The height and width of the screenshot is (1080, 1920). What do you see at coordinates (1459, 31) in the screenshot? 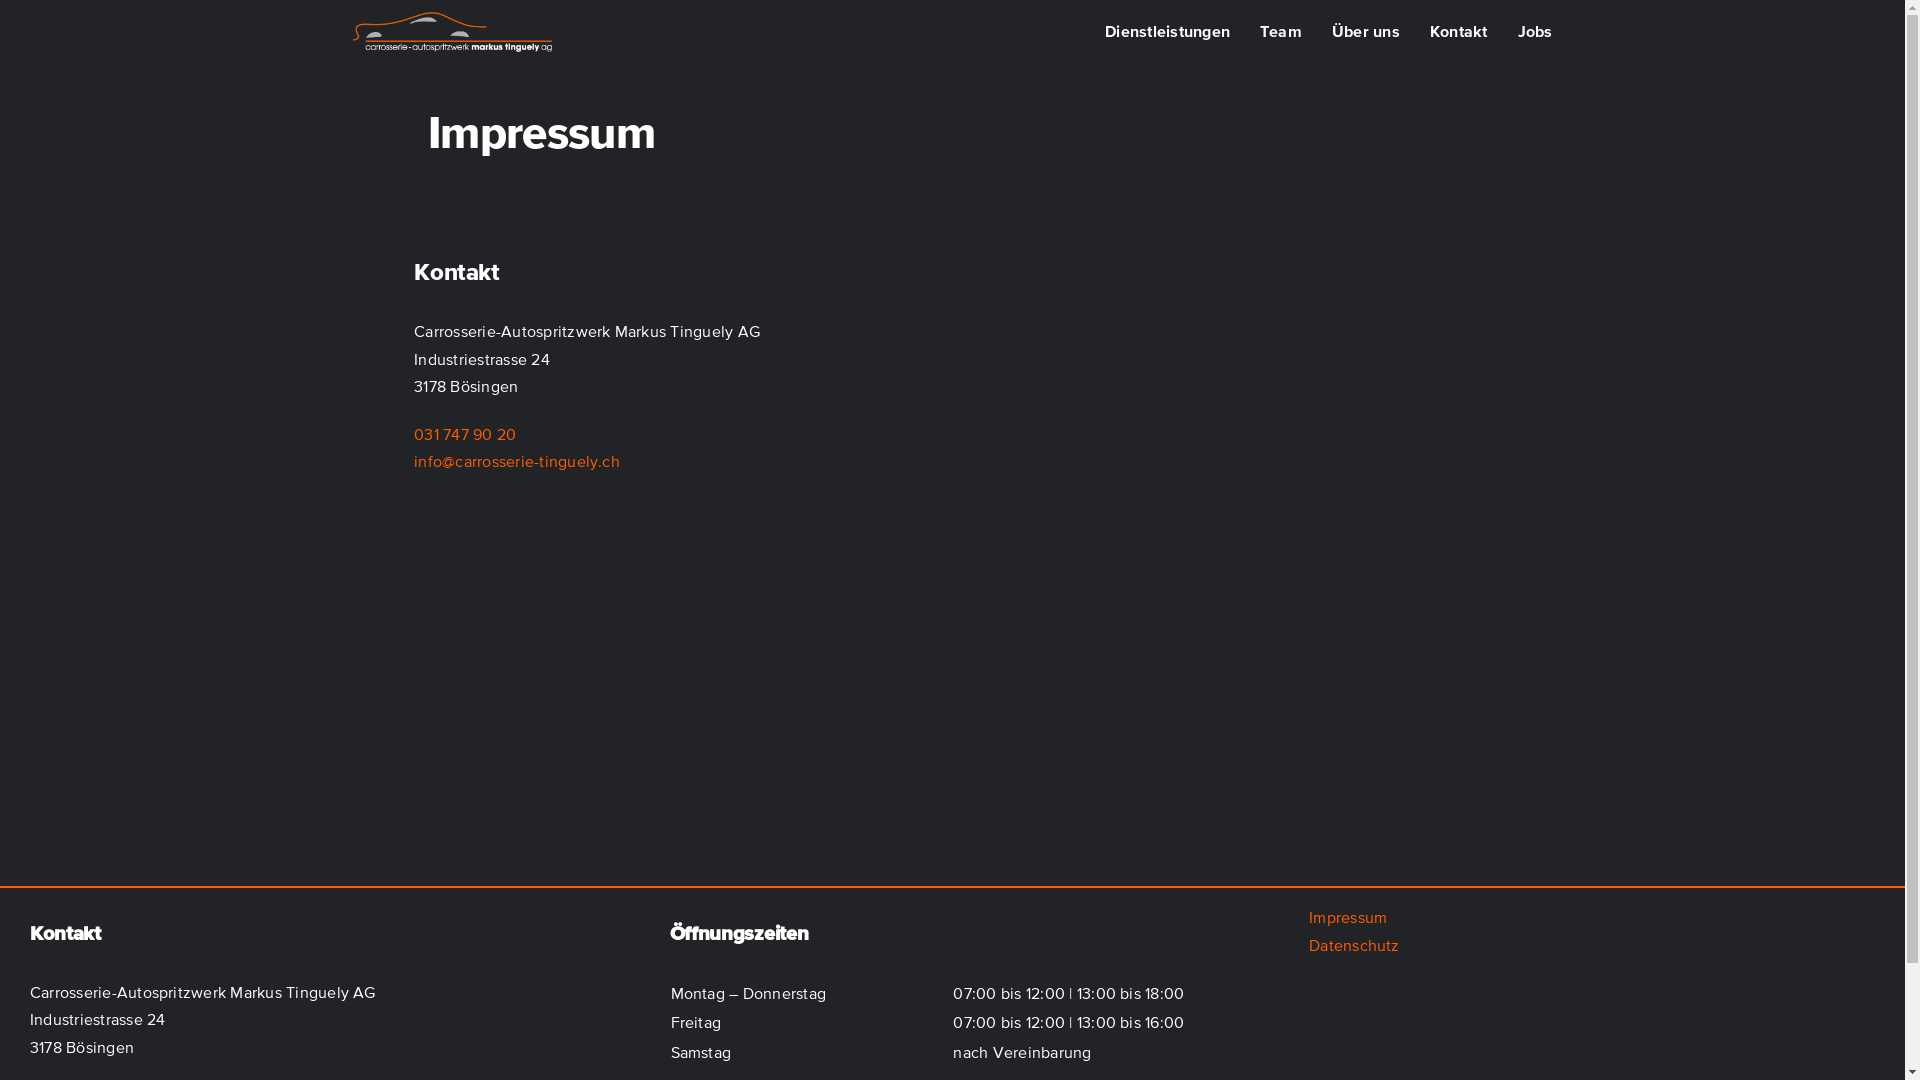
I see `'Kontakt'` at bounding box center [1459, 31].